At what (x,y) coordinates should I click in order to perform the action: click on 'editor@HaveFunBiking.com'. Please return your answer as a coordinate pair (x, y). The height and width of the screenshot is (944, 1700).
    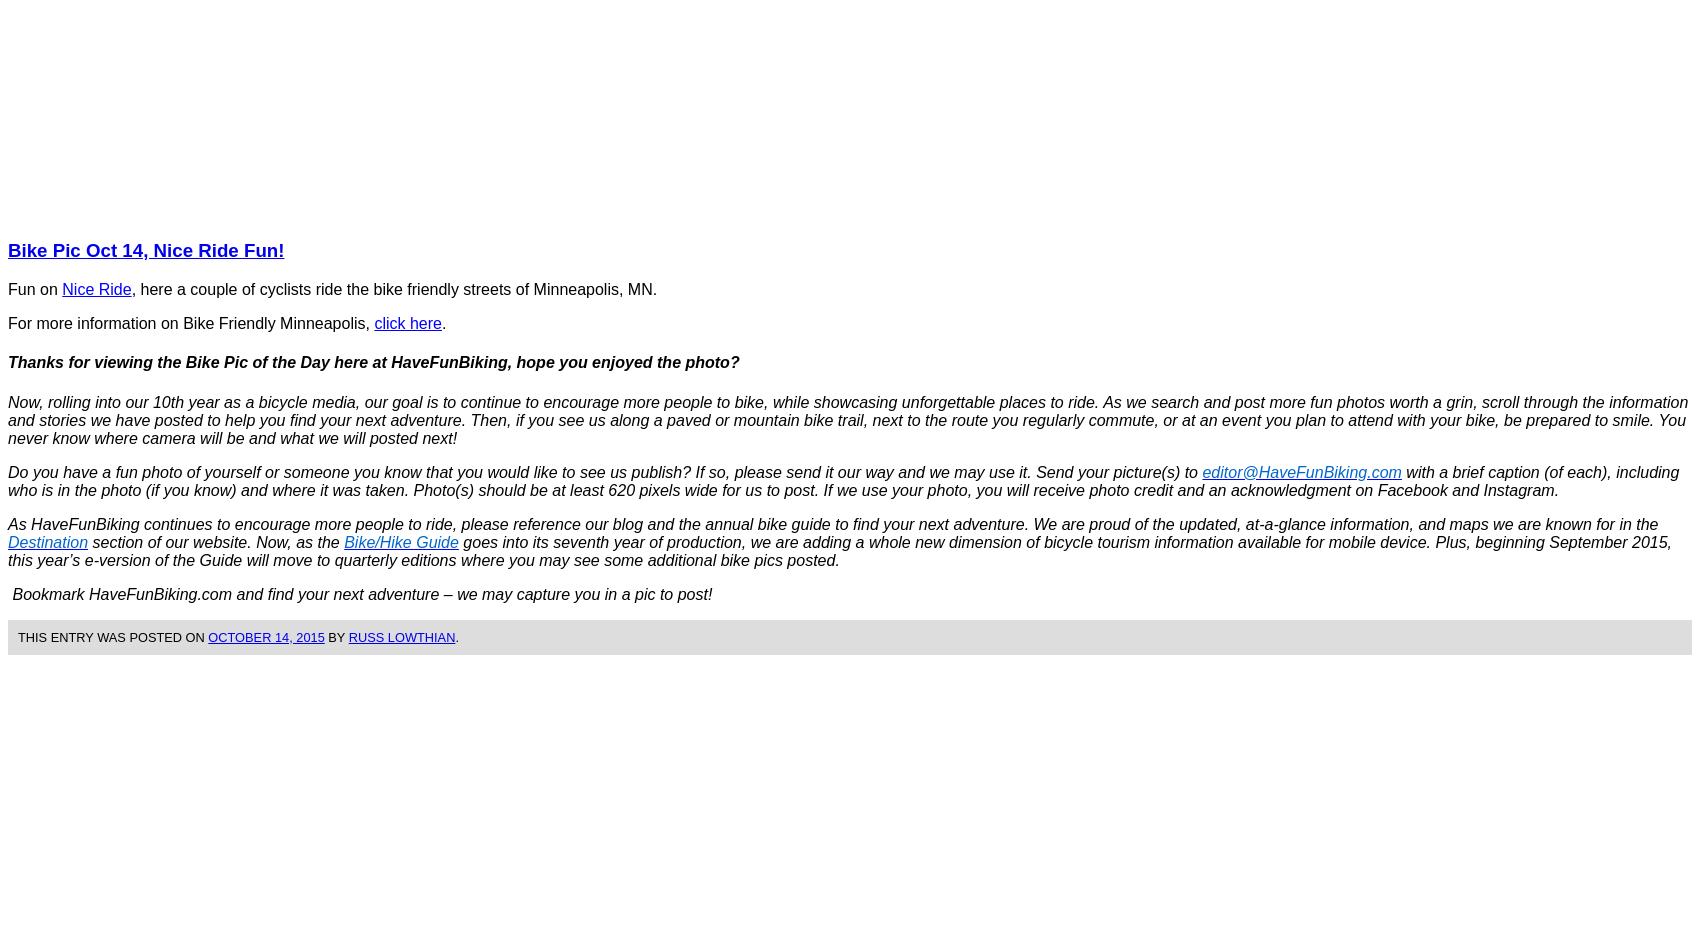
    Looking at the image, I should click on (1301, 470).